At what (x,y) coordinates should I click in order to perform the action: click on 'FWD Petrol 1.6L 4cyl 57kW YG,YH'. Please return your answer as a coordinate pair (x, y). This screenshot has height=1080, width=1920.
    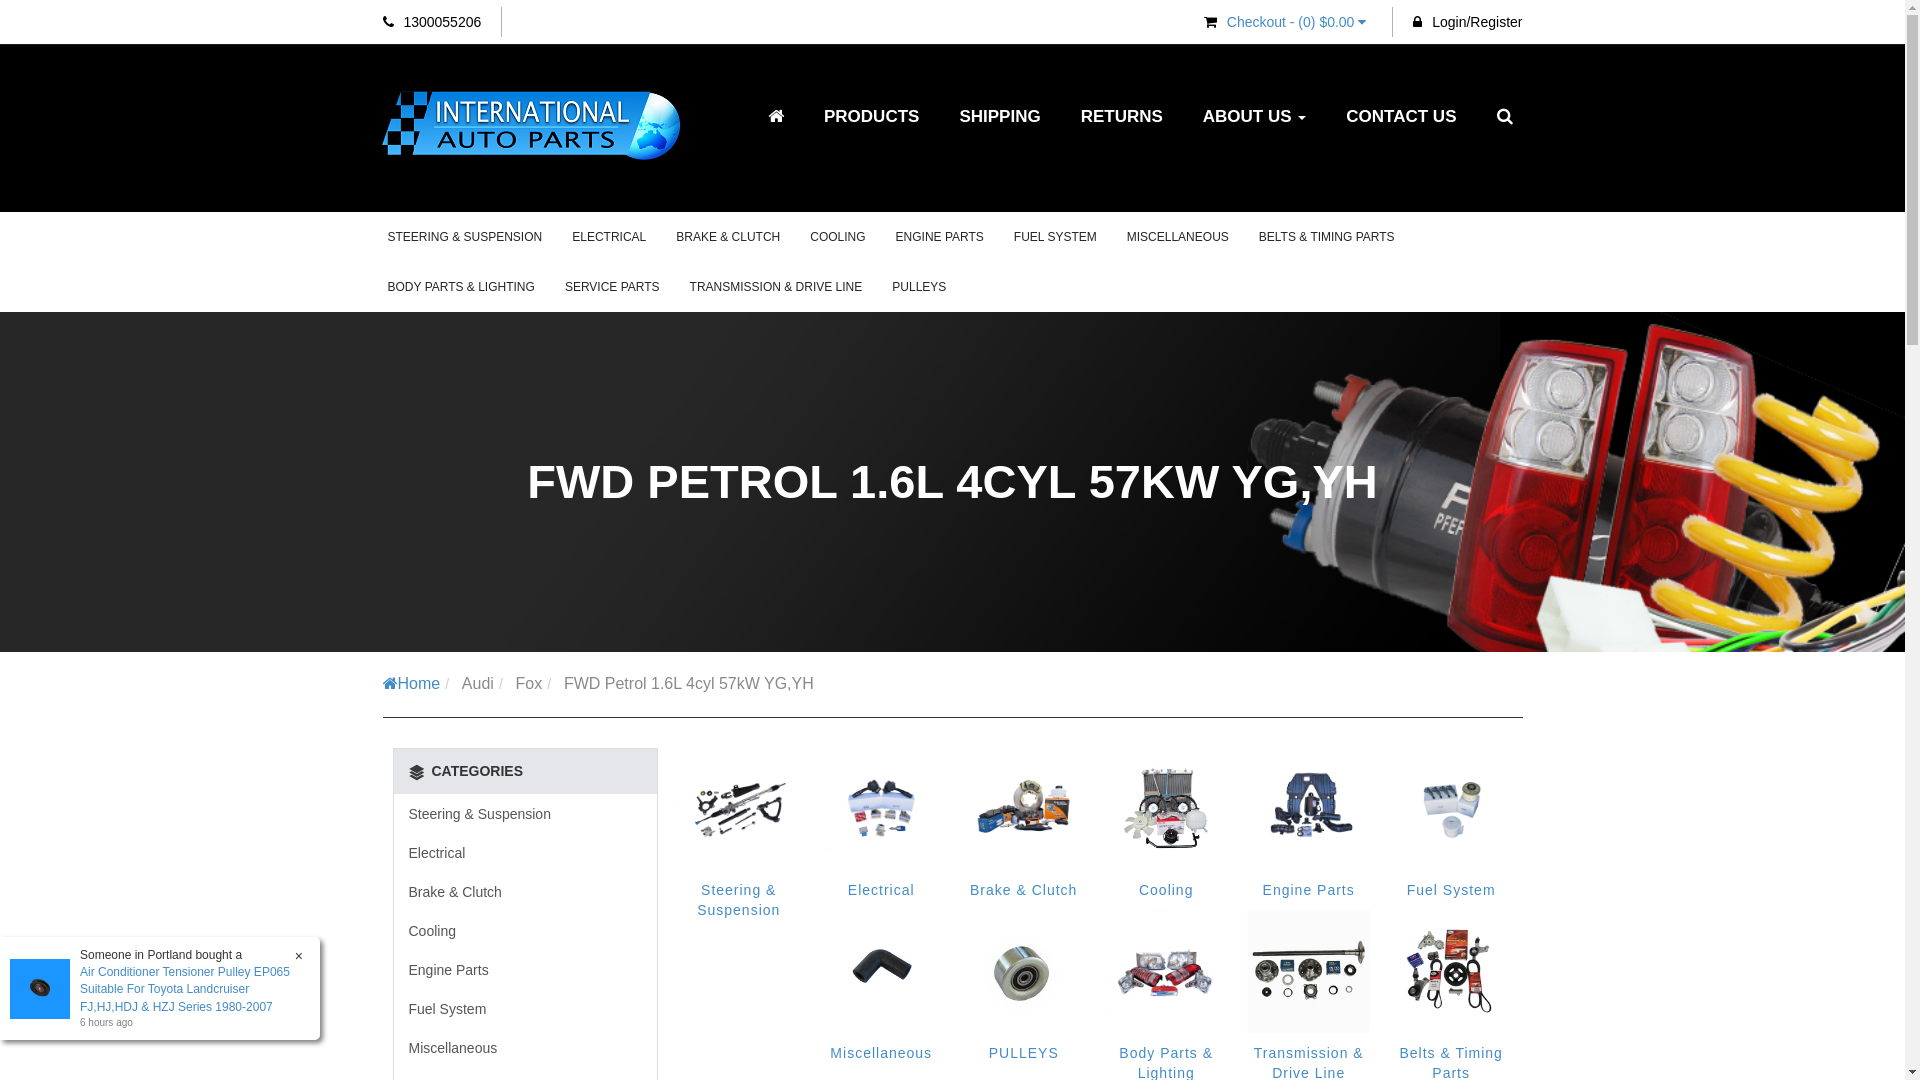
    Looking at the image, I should click on (563, 682).